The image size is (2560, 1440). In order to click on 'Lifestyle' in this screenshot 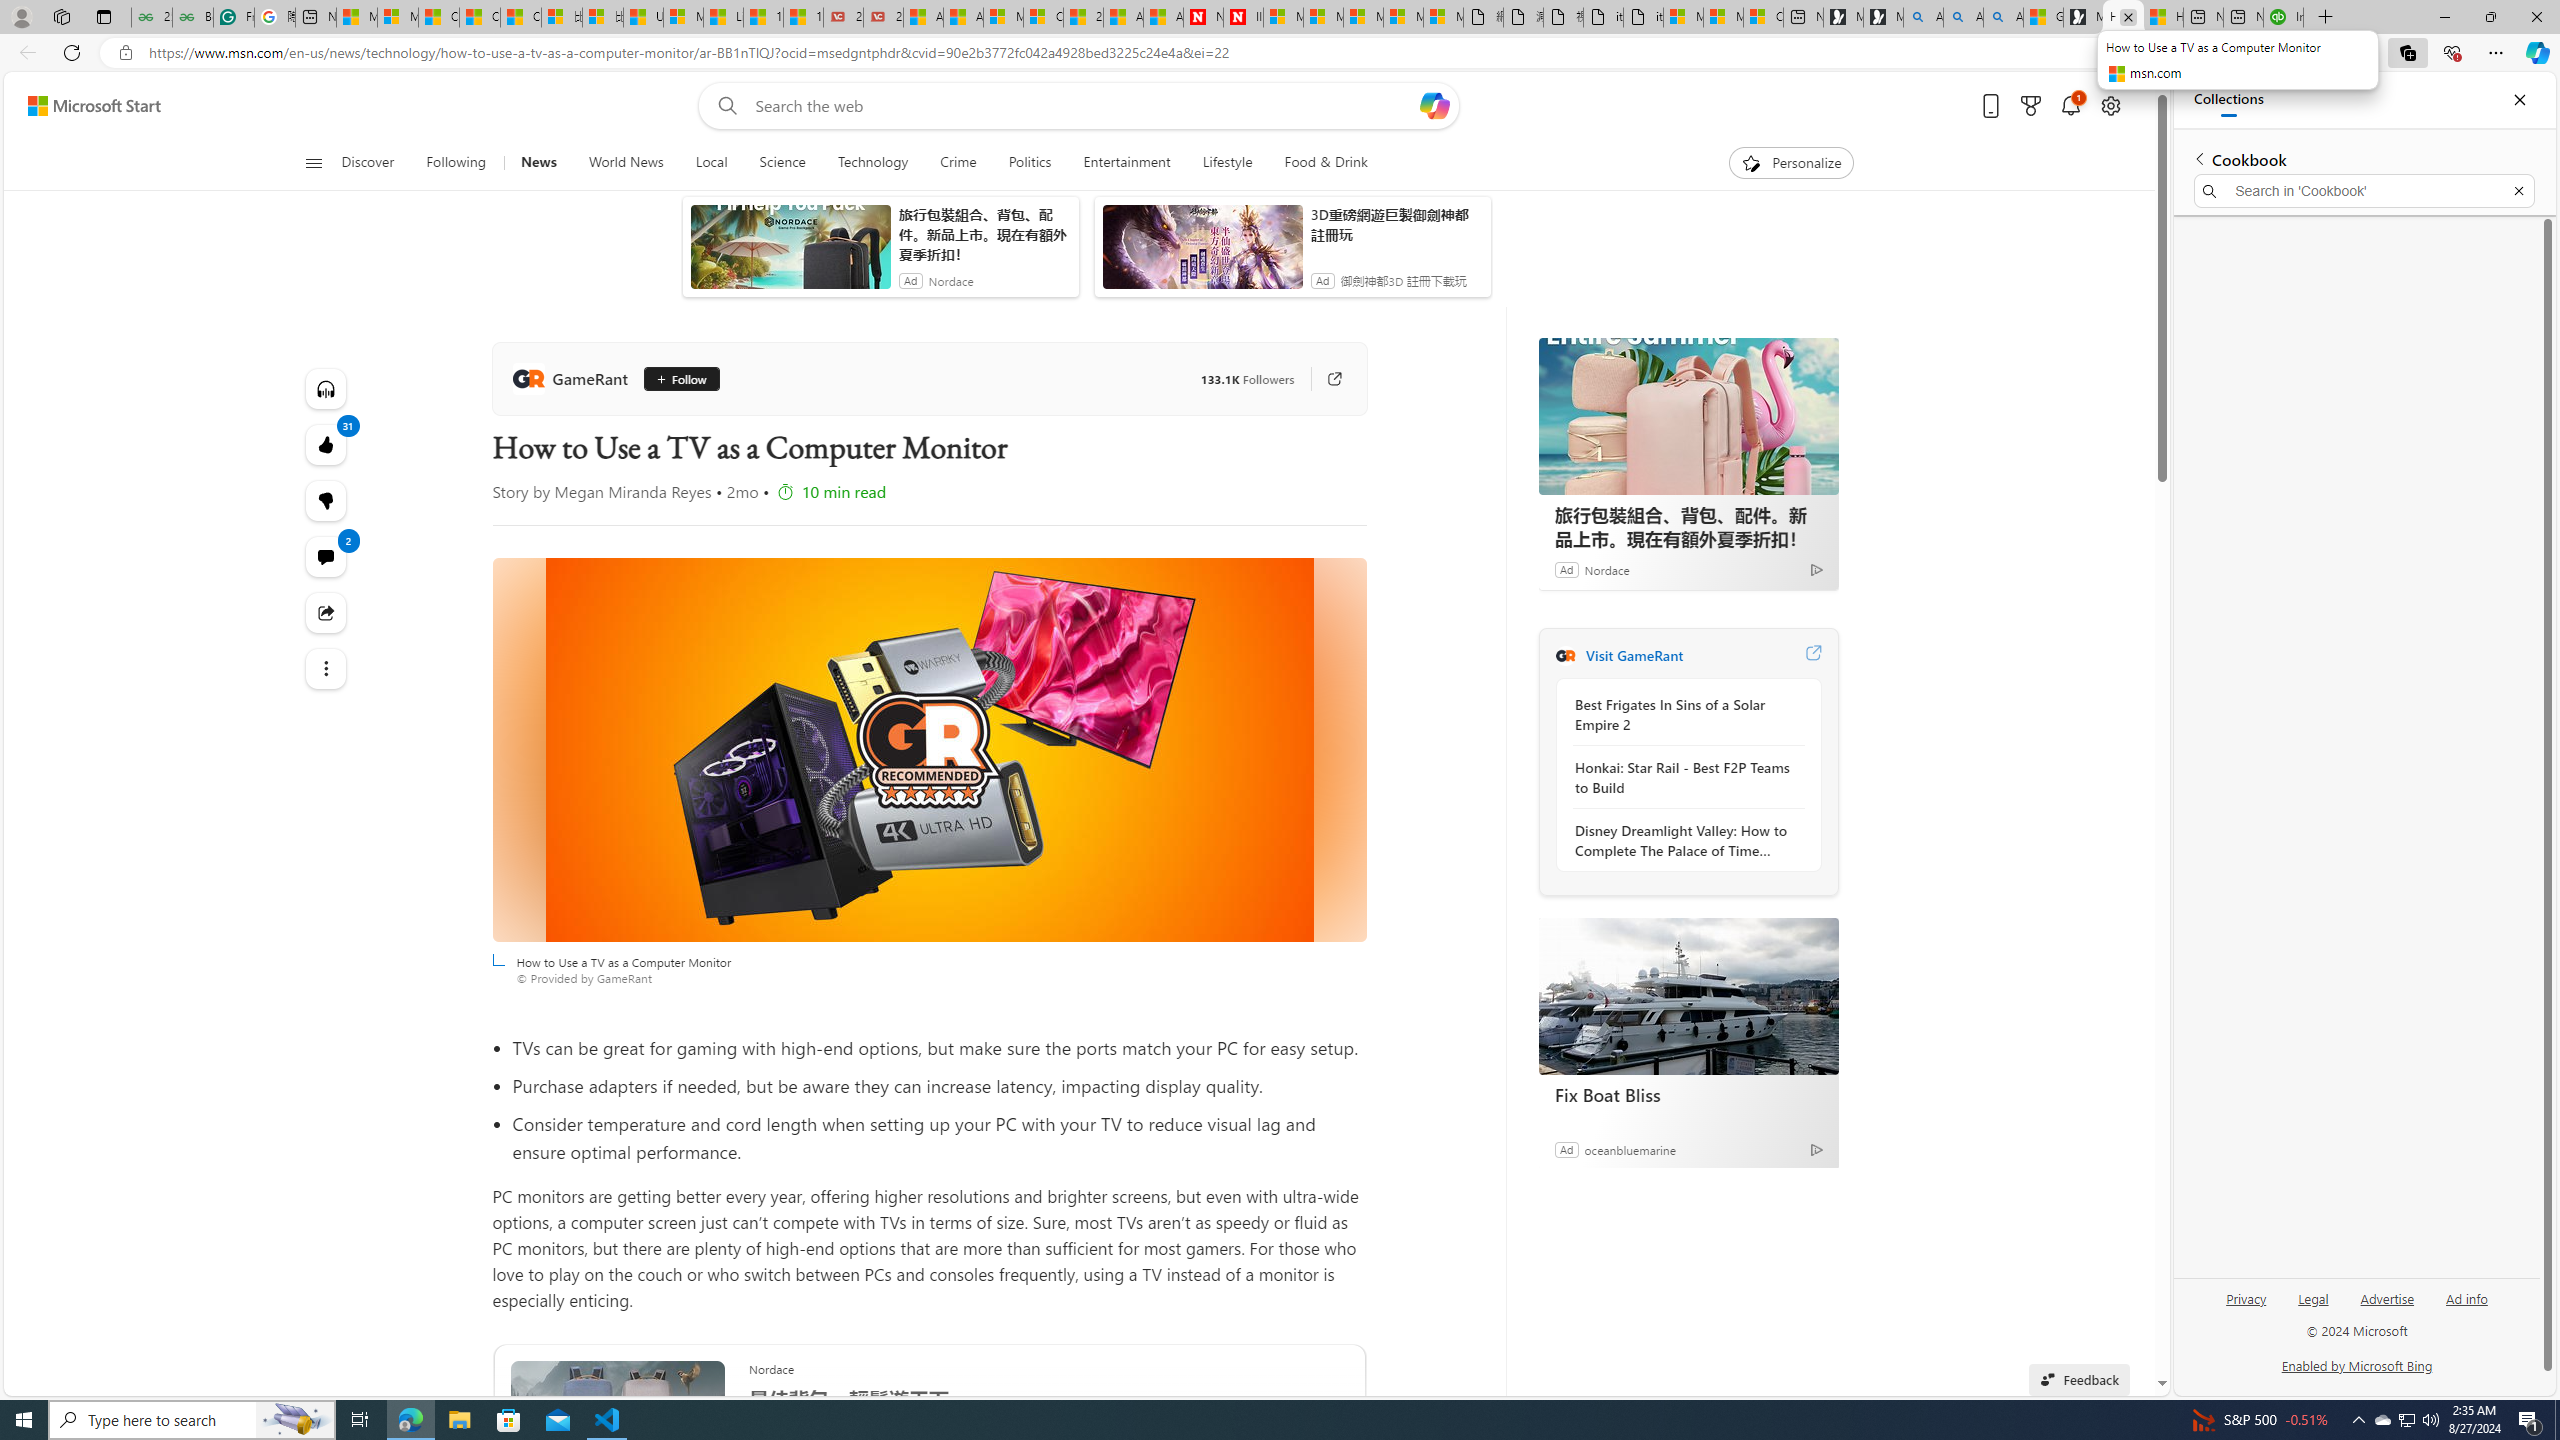, I will do `click(1227, 162)`.